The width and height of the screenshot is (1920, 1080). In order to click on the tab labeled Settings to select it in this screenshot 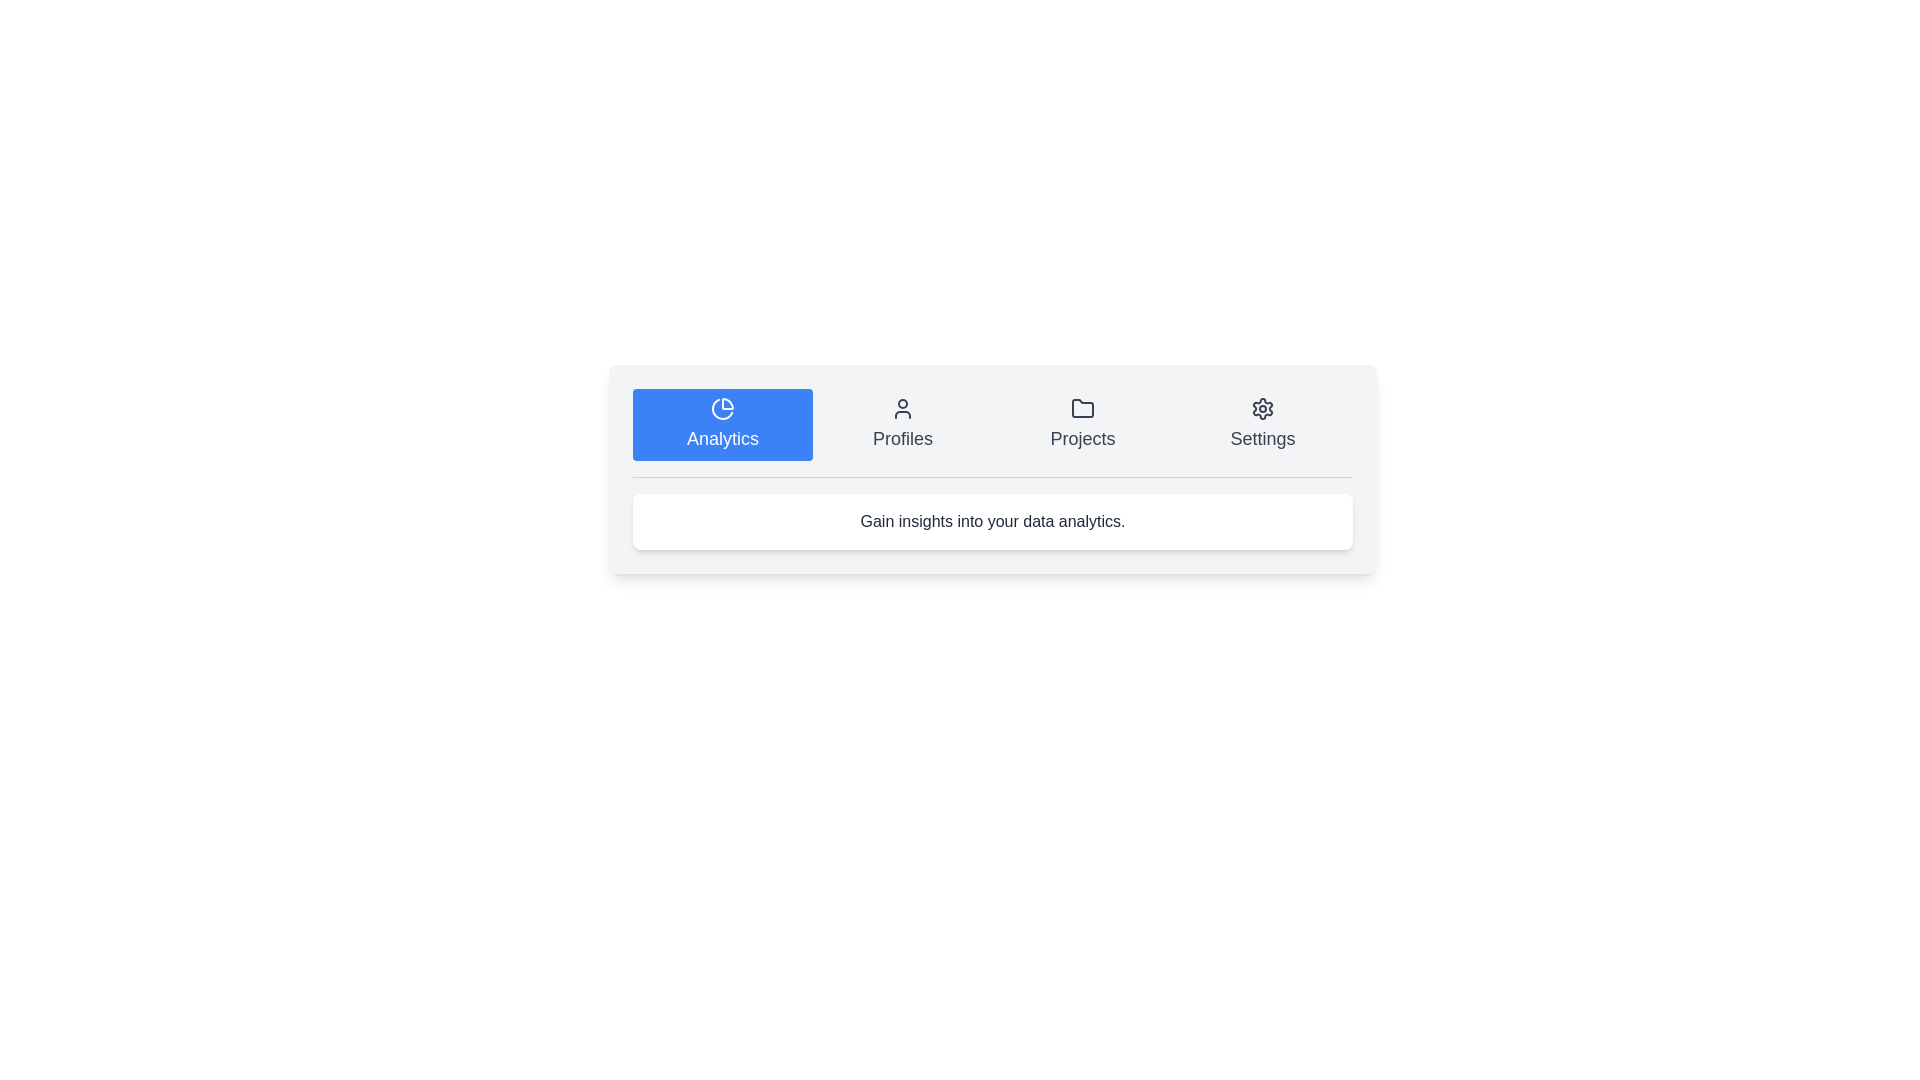, I will do `click(1261, 423)`.